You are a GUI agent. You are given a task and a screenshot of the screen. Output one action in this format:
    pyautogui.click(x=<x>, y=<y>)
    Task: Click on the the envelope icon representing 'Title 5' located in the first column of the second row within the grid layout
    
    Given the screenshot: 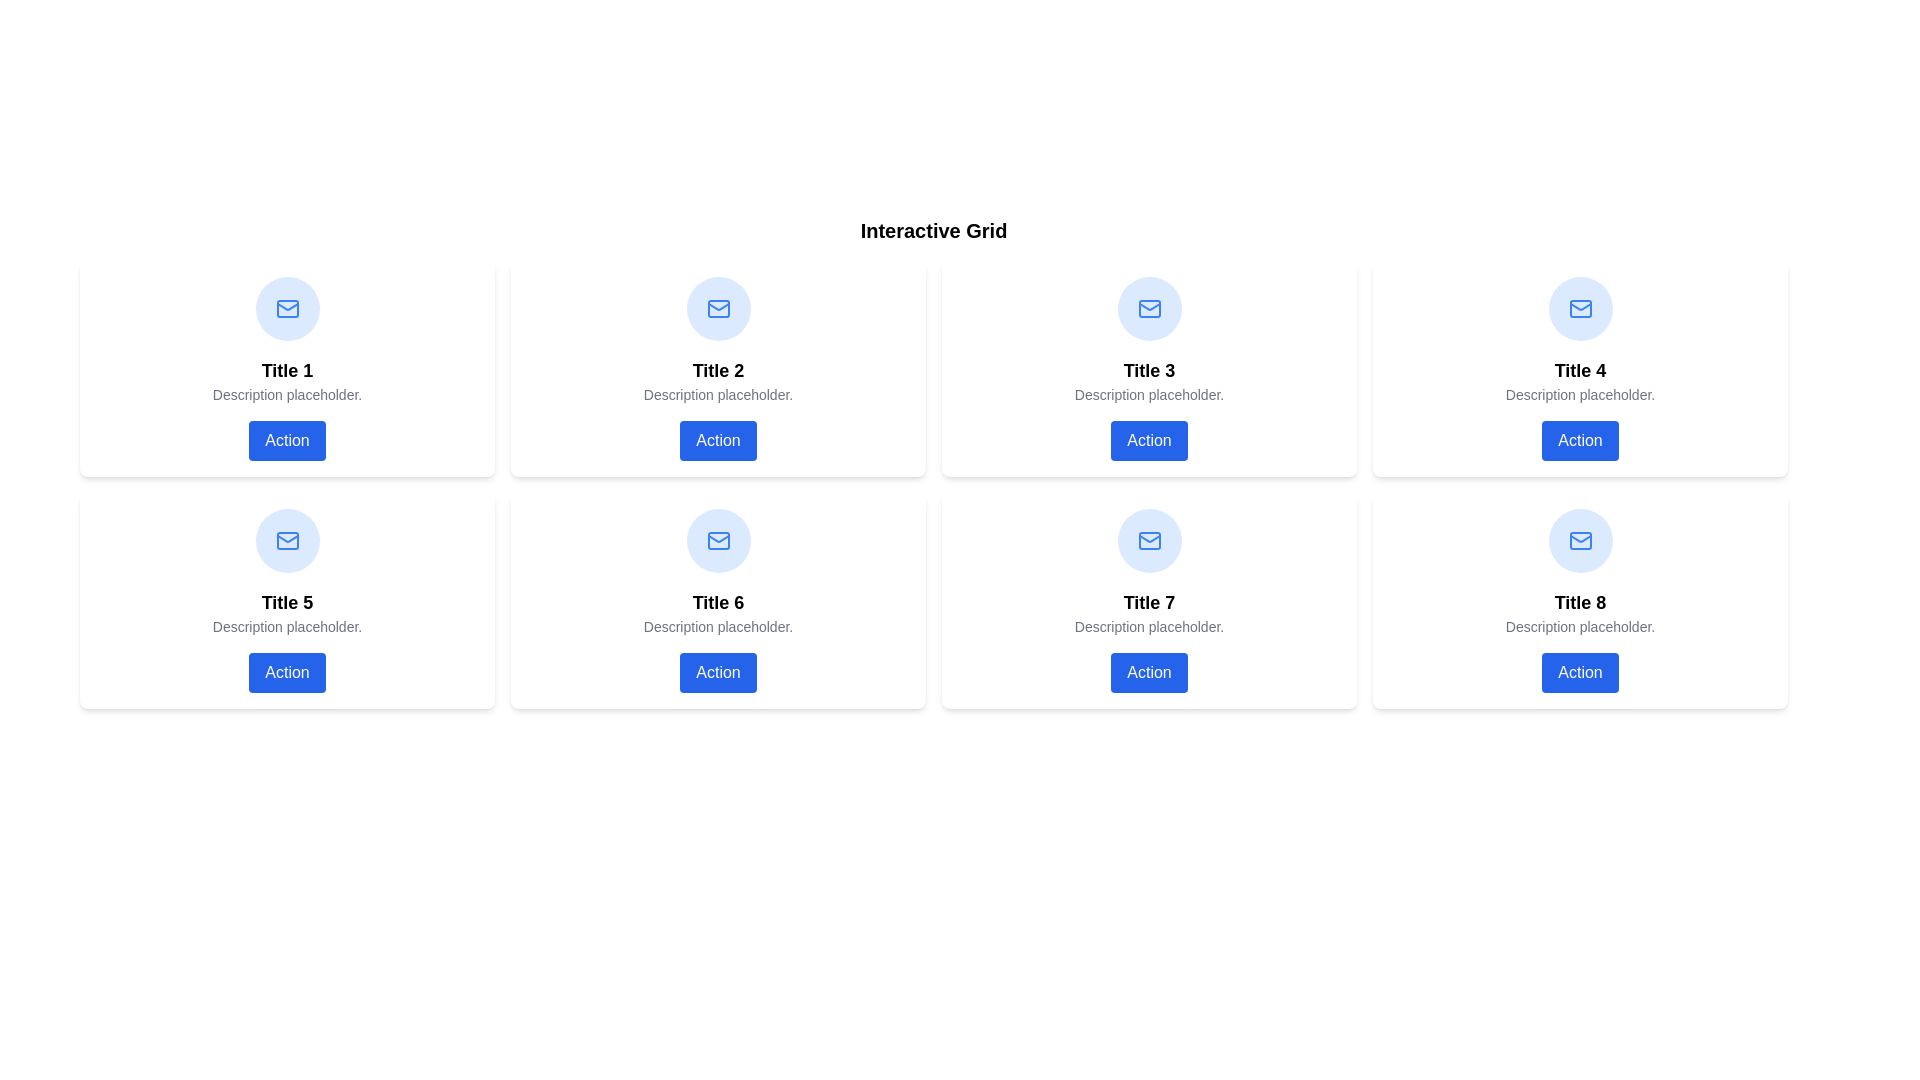 What is the action you would take?
    pyautogui.click(x=286, y=540)
    